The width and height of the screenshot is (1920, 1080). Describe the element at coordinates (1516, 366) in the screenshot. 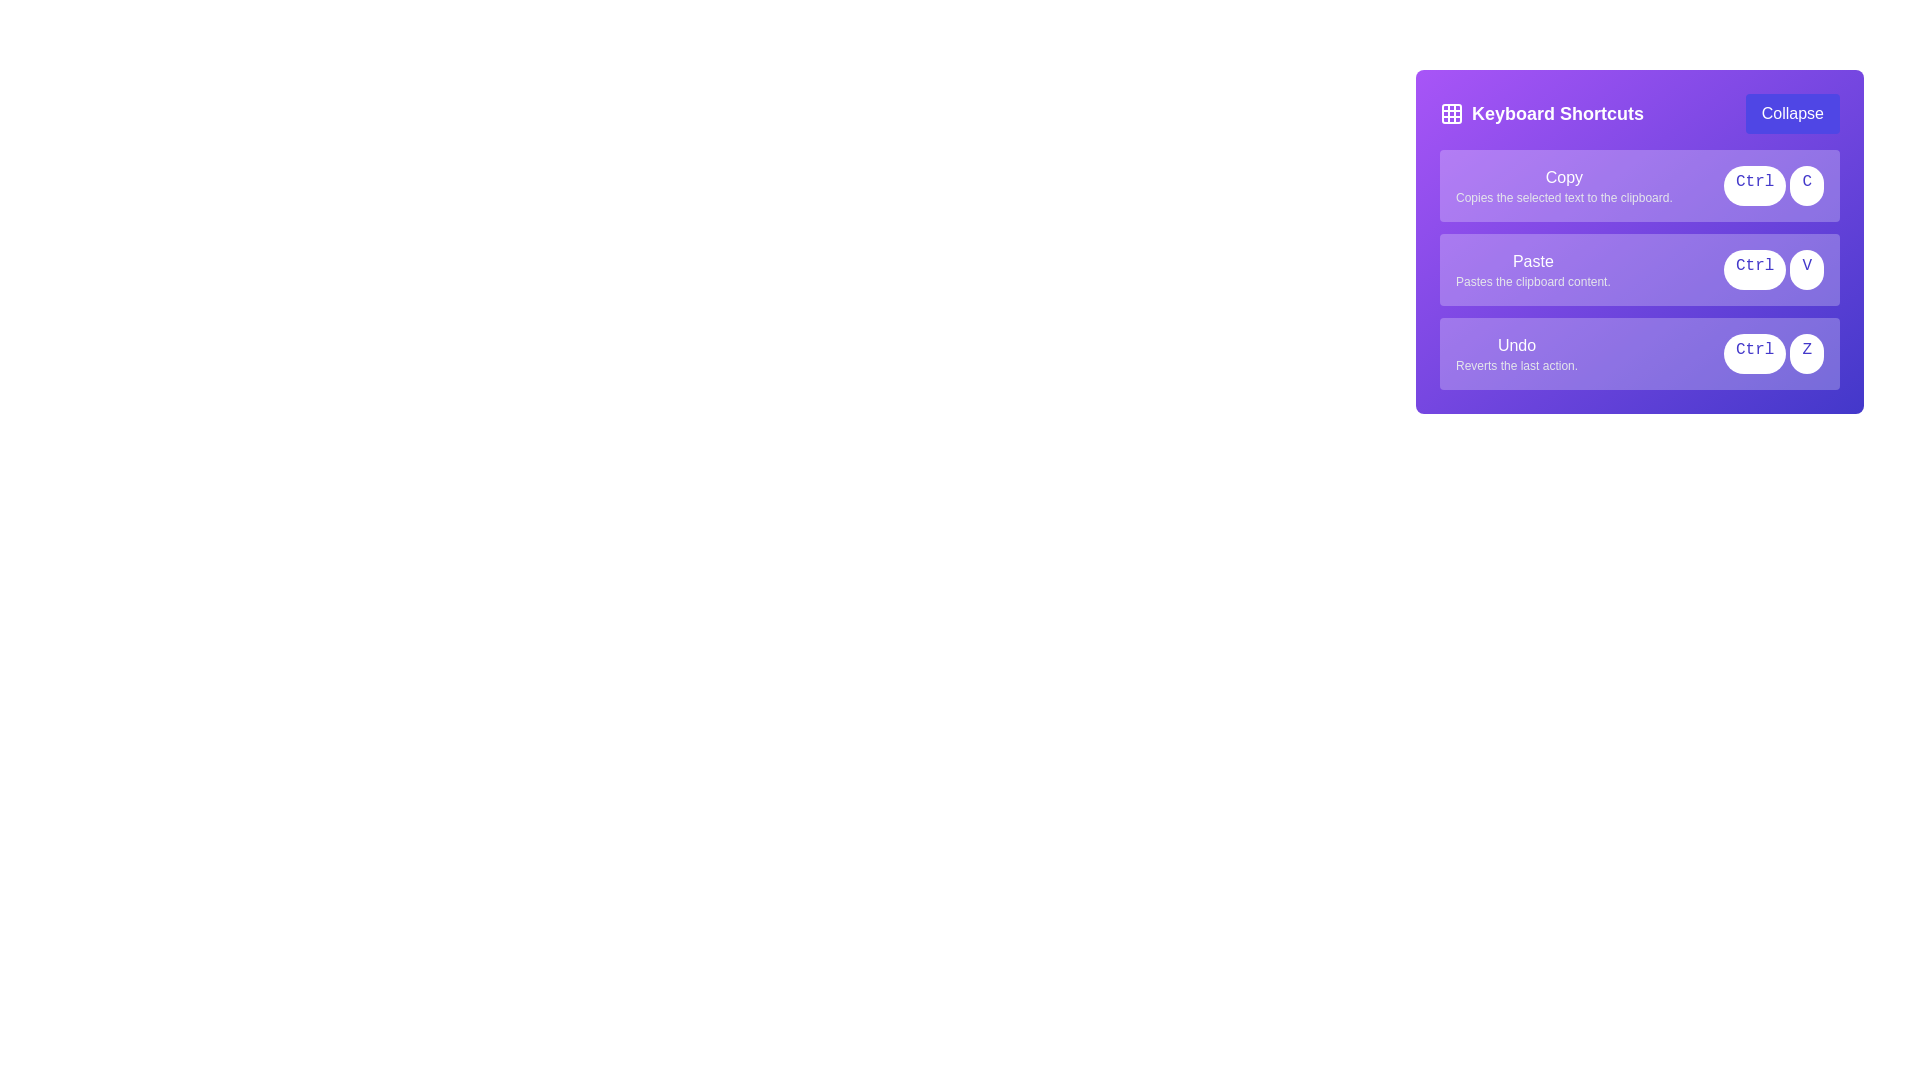

I see `the descriptive Text Label for the 'Undo' action, which is positioned below the 'Undo' label in a purple-themed panel on the right side of the interface` at that location.